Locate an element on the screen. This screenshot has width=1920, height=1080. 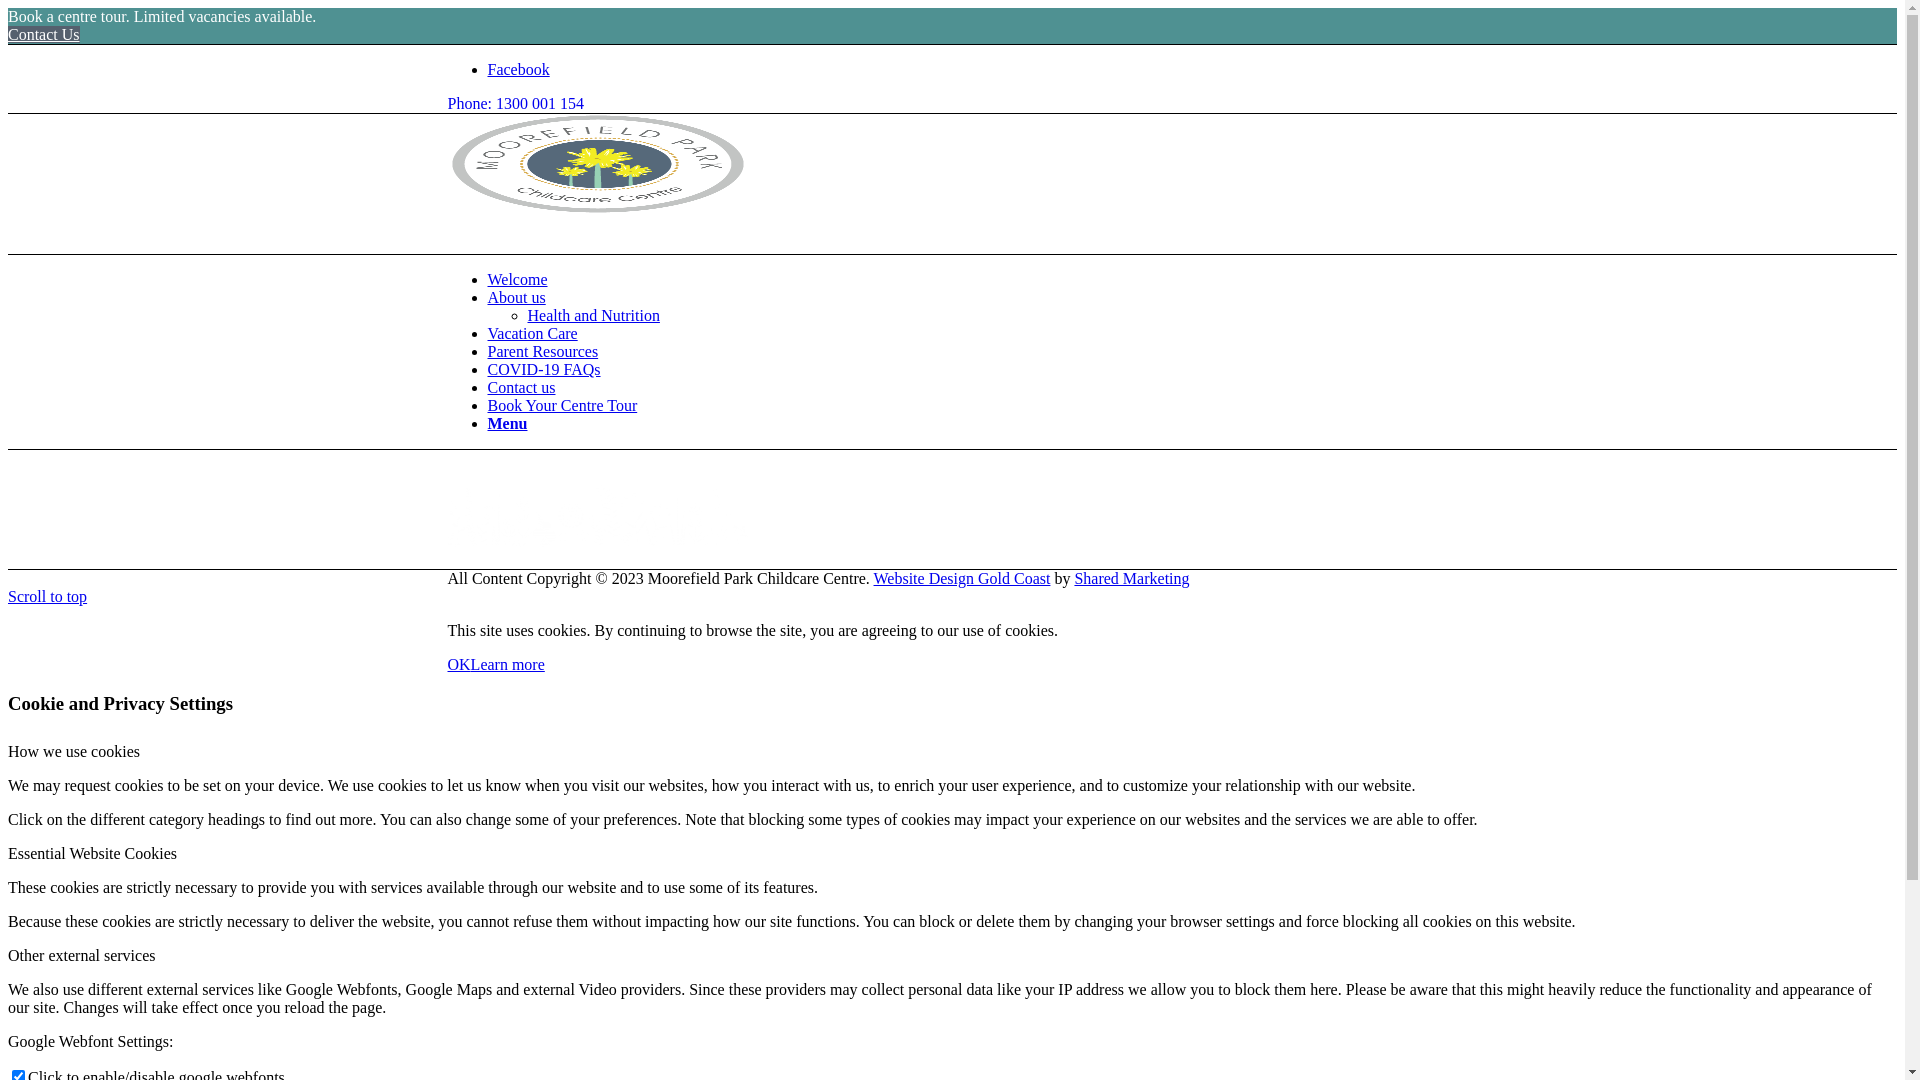
'Vacation Care' is located at coordinates (532, 332).